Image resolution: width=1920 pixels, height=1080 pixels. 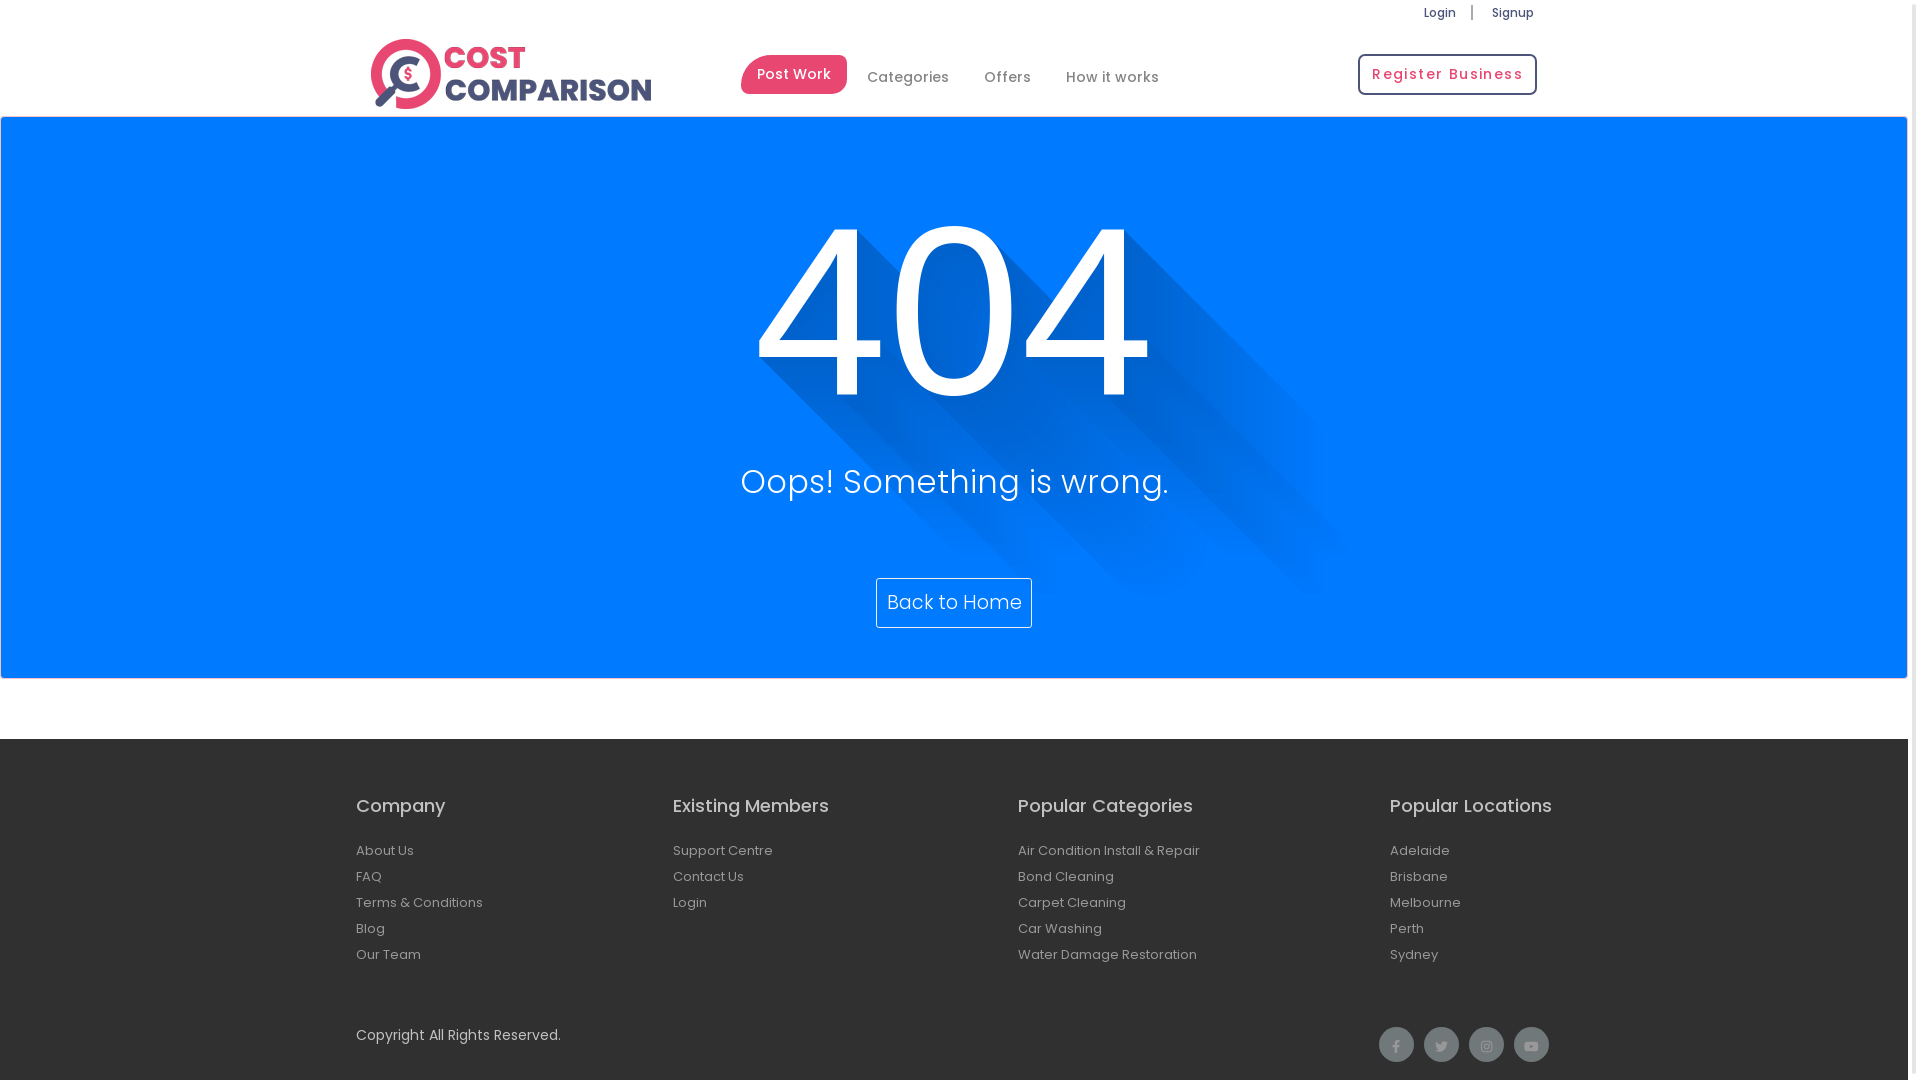 What do you see at coordinates (906, 75) in the screenshot?
I see `'Categories'` at bounding box center [906, 75].